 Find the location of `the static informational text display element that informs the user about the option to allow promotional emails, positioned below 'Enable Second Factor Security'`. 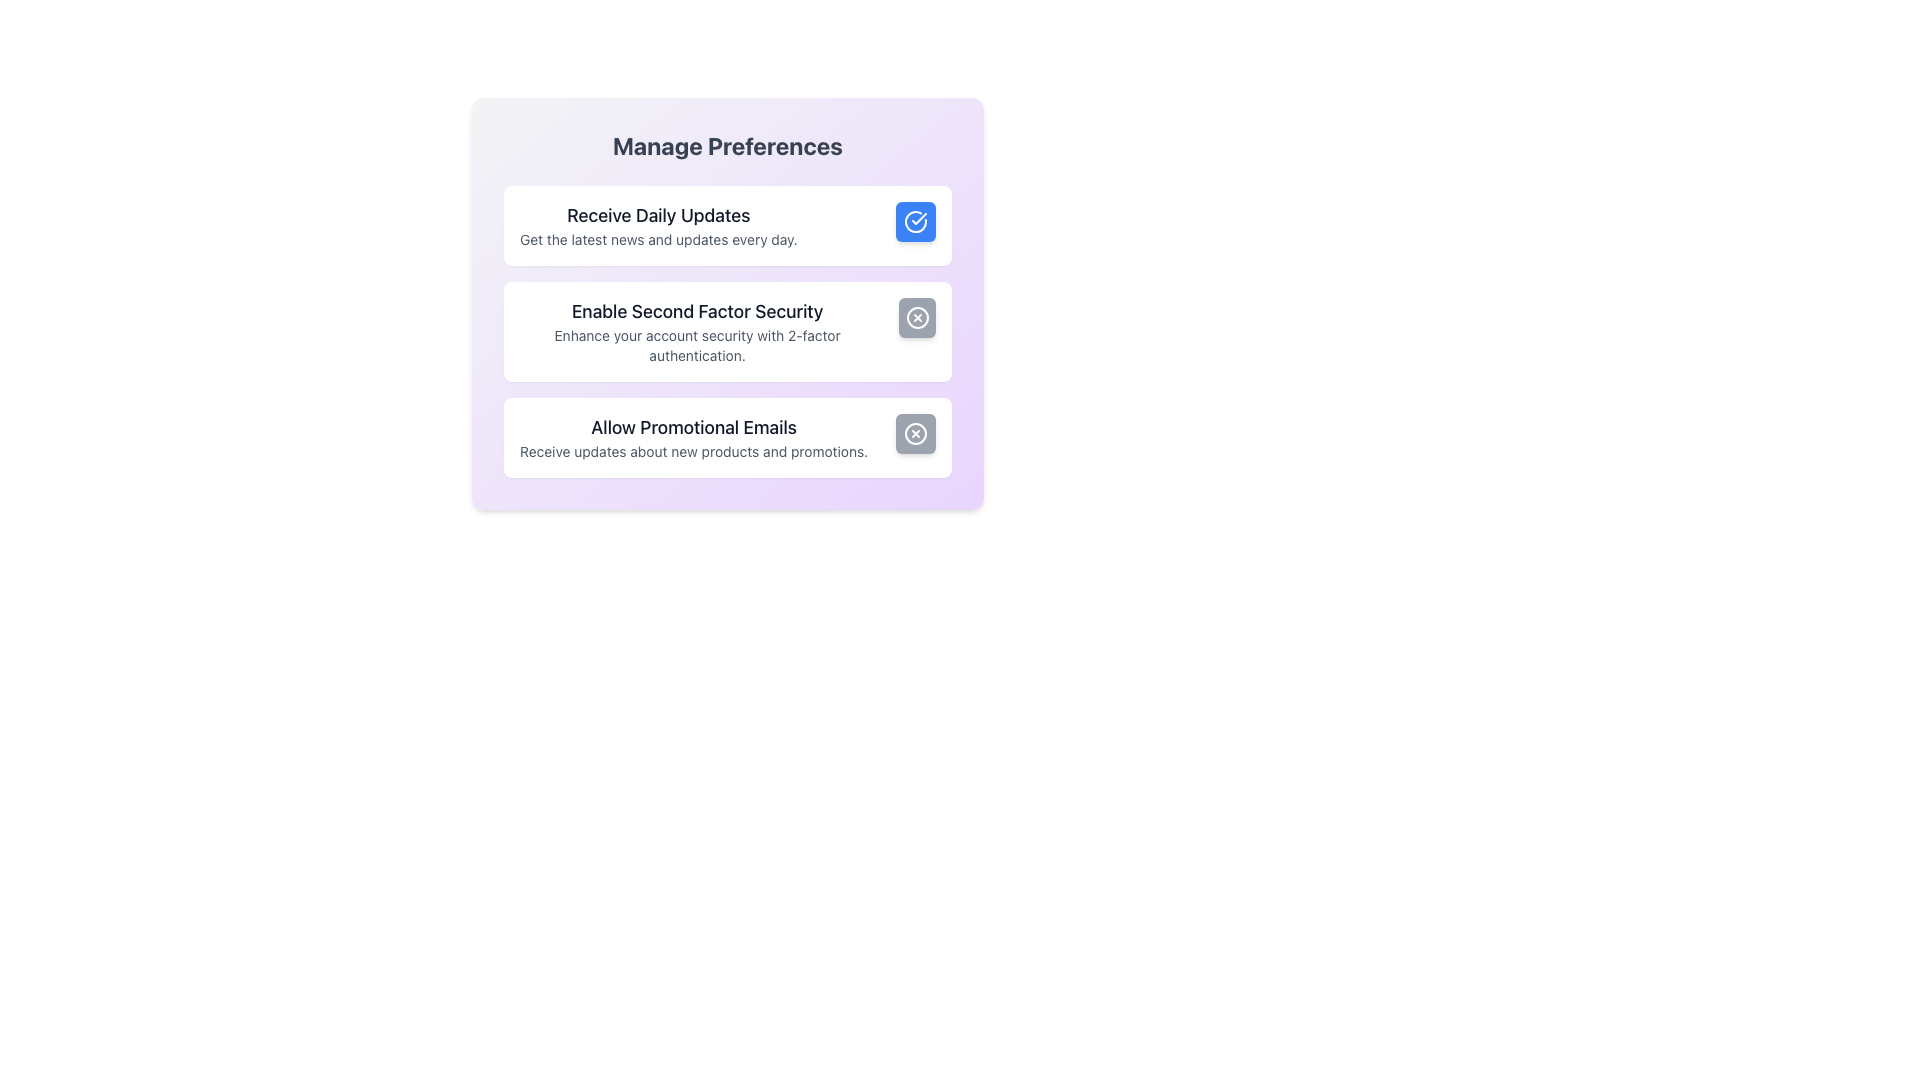

the static informational text display element that informs the user about the option to allow promotional emails, positioned below 'Enable Second Factor Security' is located at coordinates (694, 437).